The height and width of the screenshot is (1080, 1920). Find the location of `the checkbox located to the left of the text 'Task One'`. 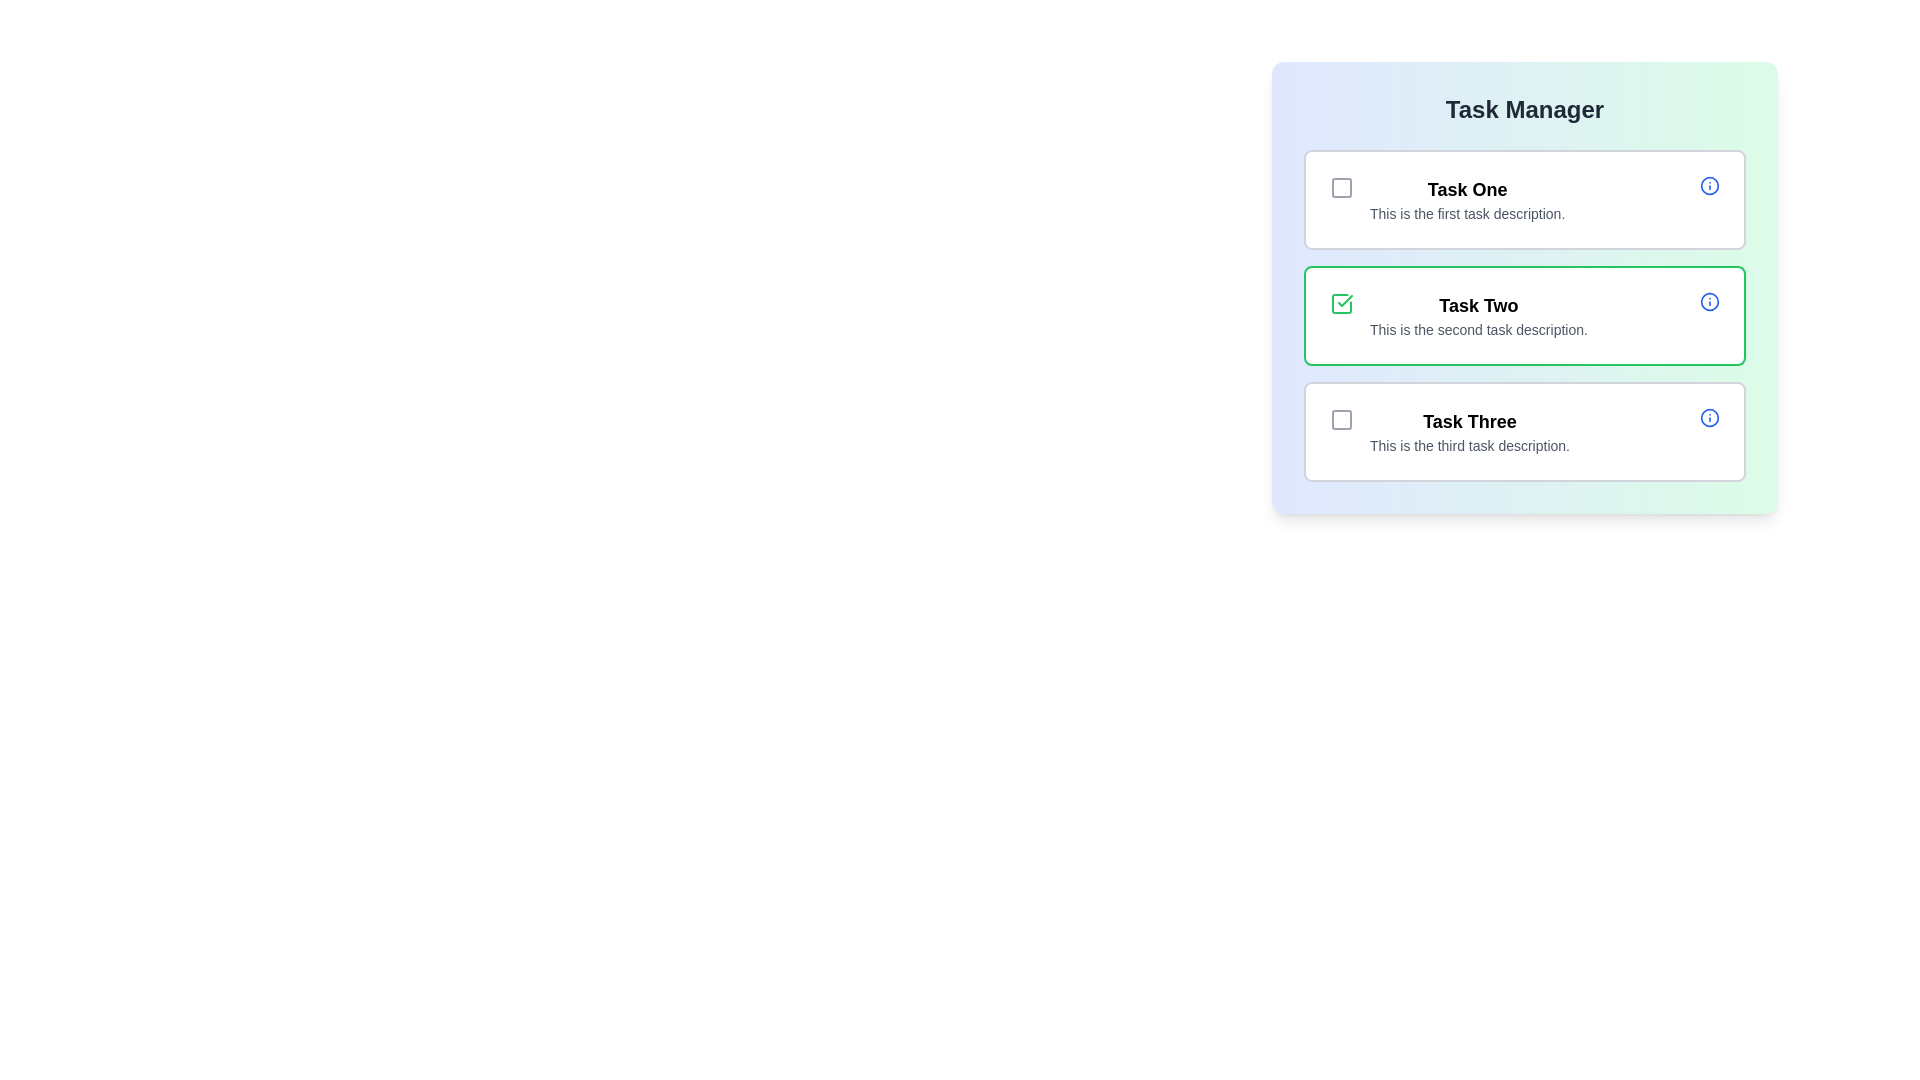

the checkbox located to the left of the text 'Task One' is located at coordinates (1342, 188).